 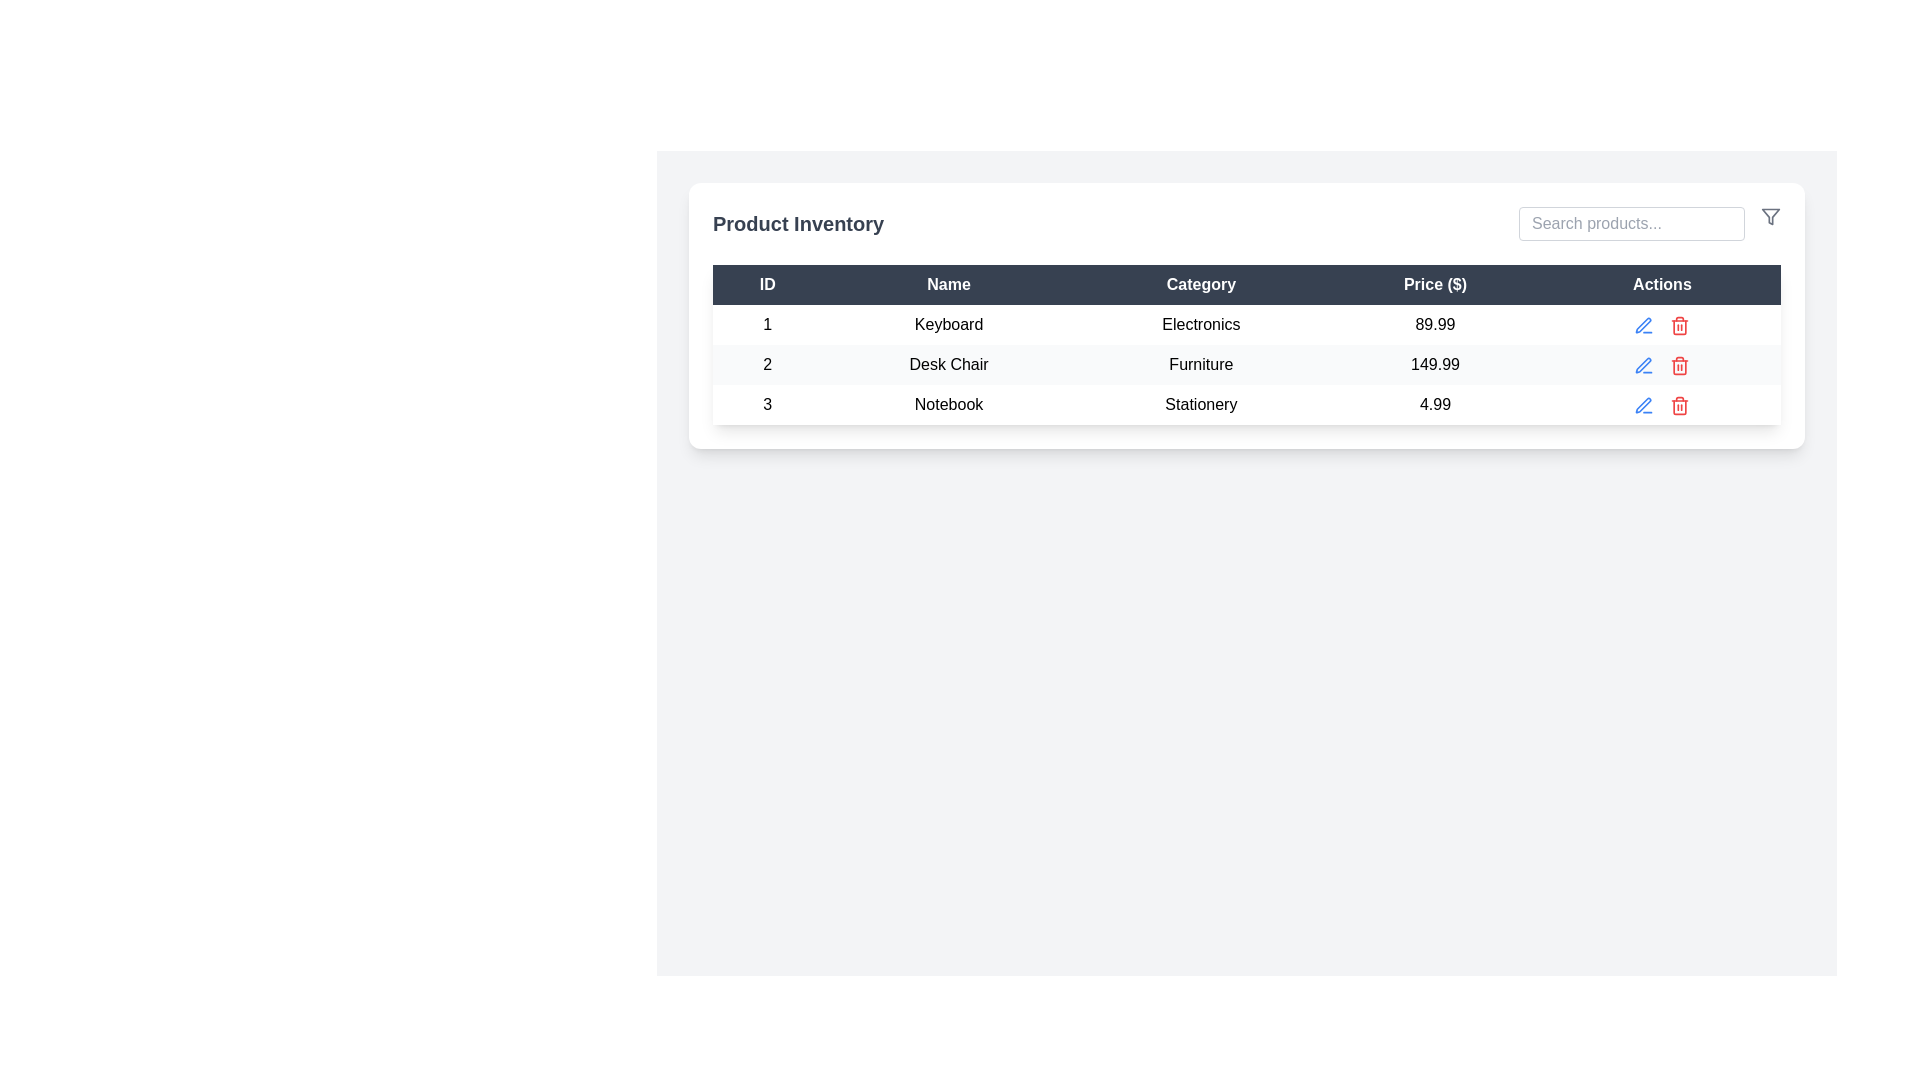 What do you see at coordinates (1662, 285) in the screenshot?
I see `the Text label located in the top-right cell of the horizontal table header row, which indicates action-related controls for each row` at bounding box center [1662, 285].